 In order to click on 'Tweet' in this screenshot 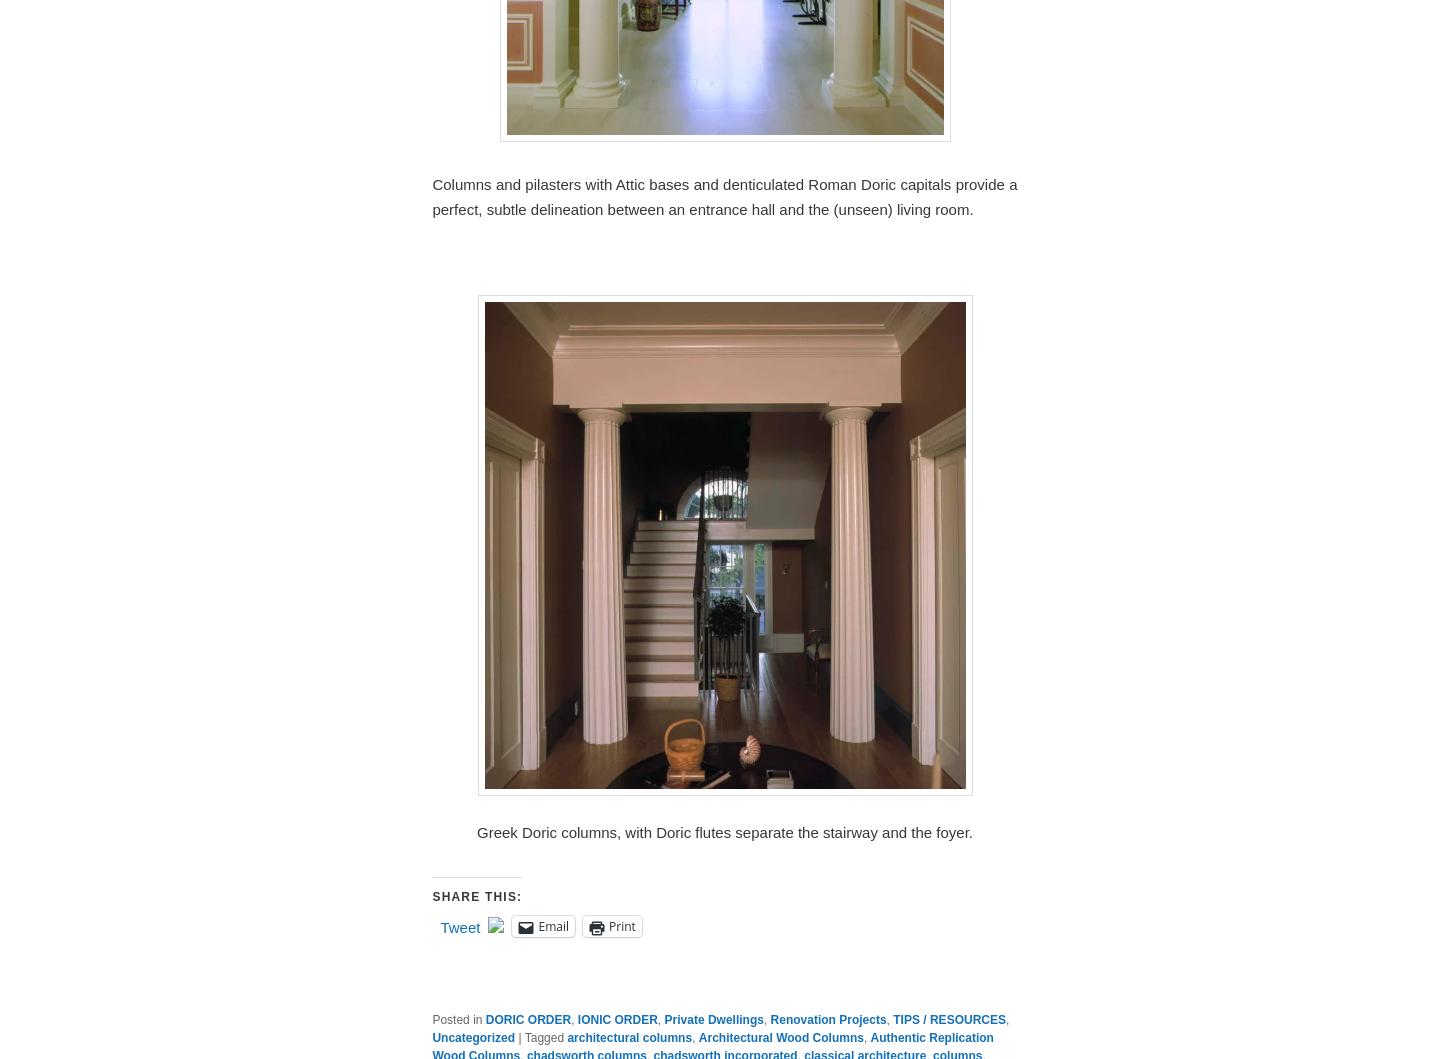, I will do `click(458, 927)`.